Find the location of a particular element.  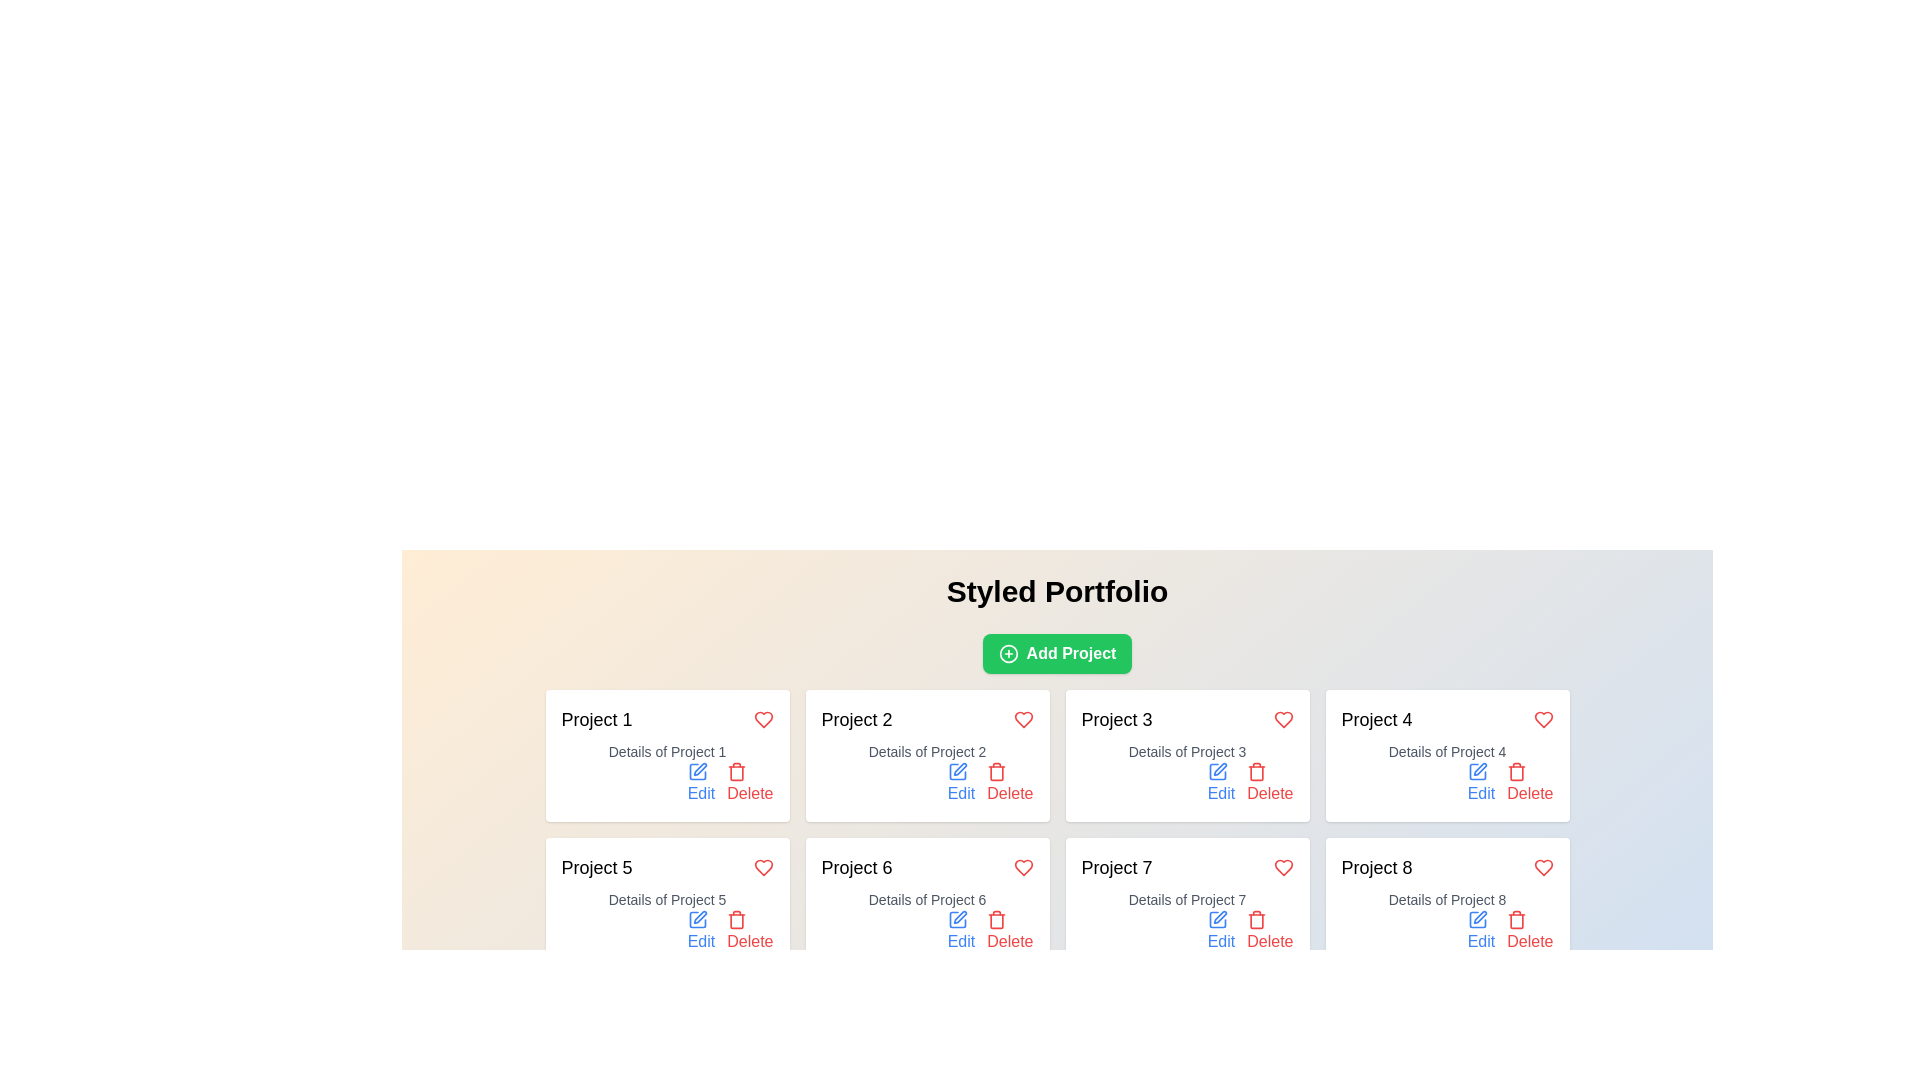

the blue pen icon representing the edit action located under 'Project 3' to initiate editing is located at coordinates (1216, 770).